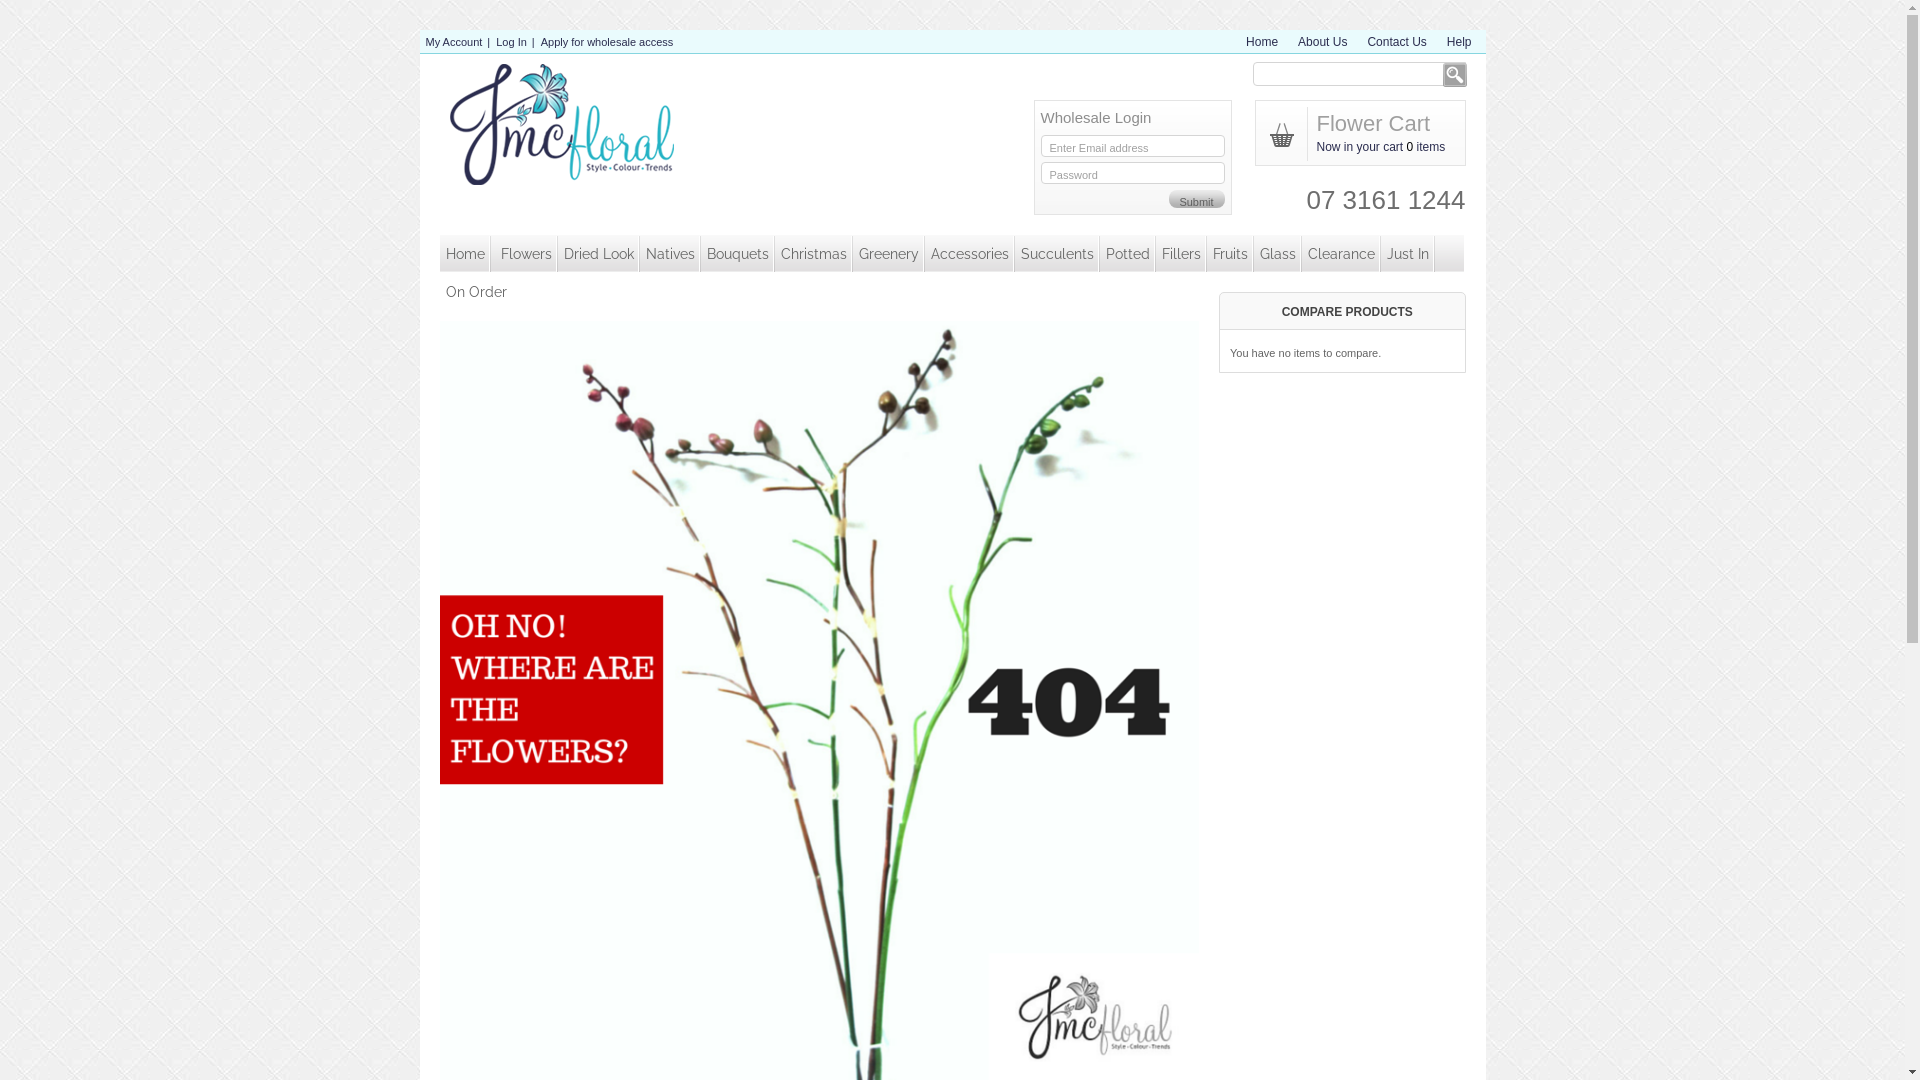 The image size is (1920, 1080). What do you see at coordinates (451, 42) in the screenshot?
I see `'My Account'` at bounding box center [451, 42].